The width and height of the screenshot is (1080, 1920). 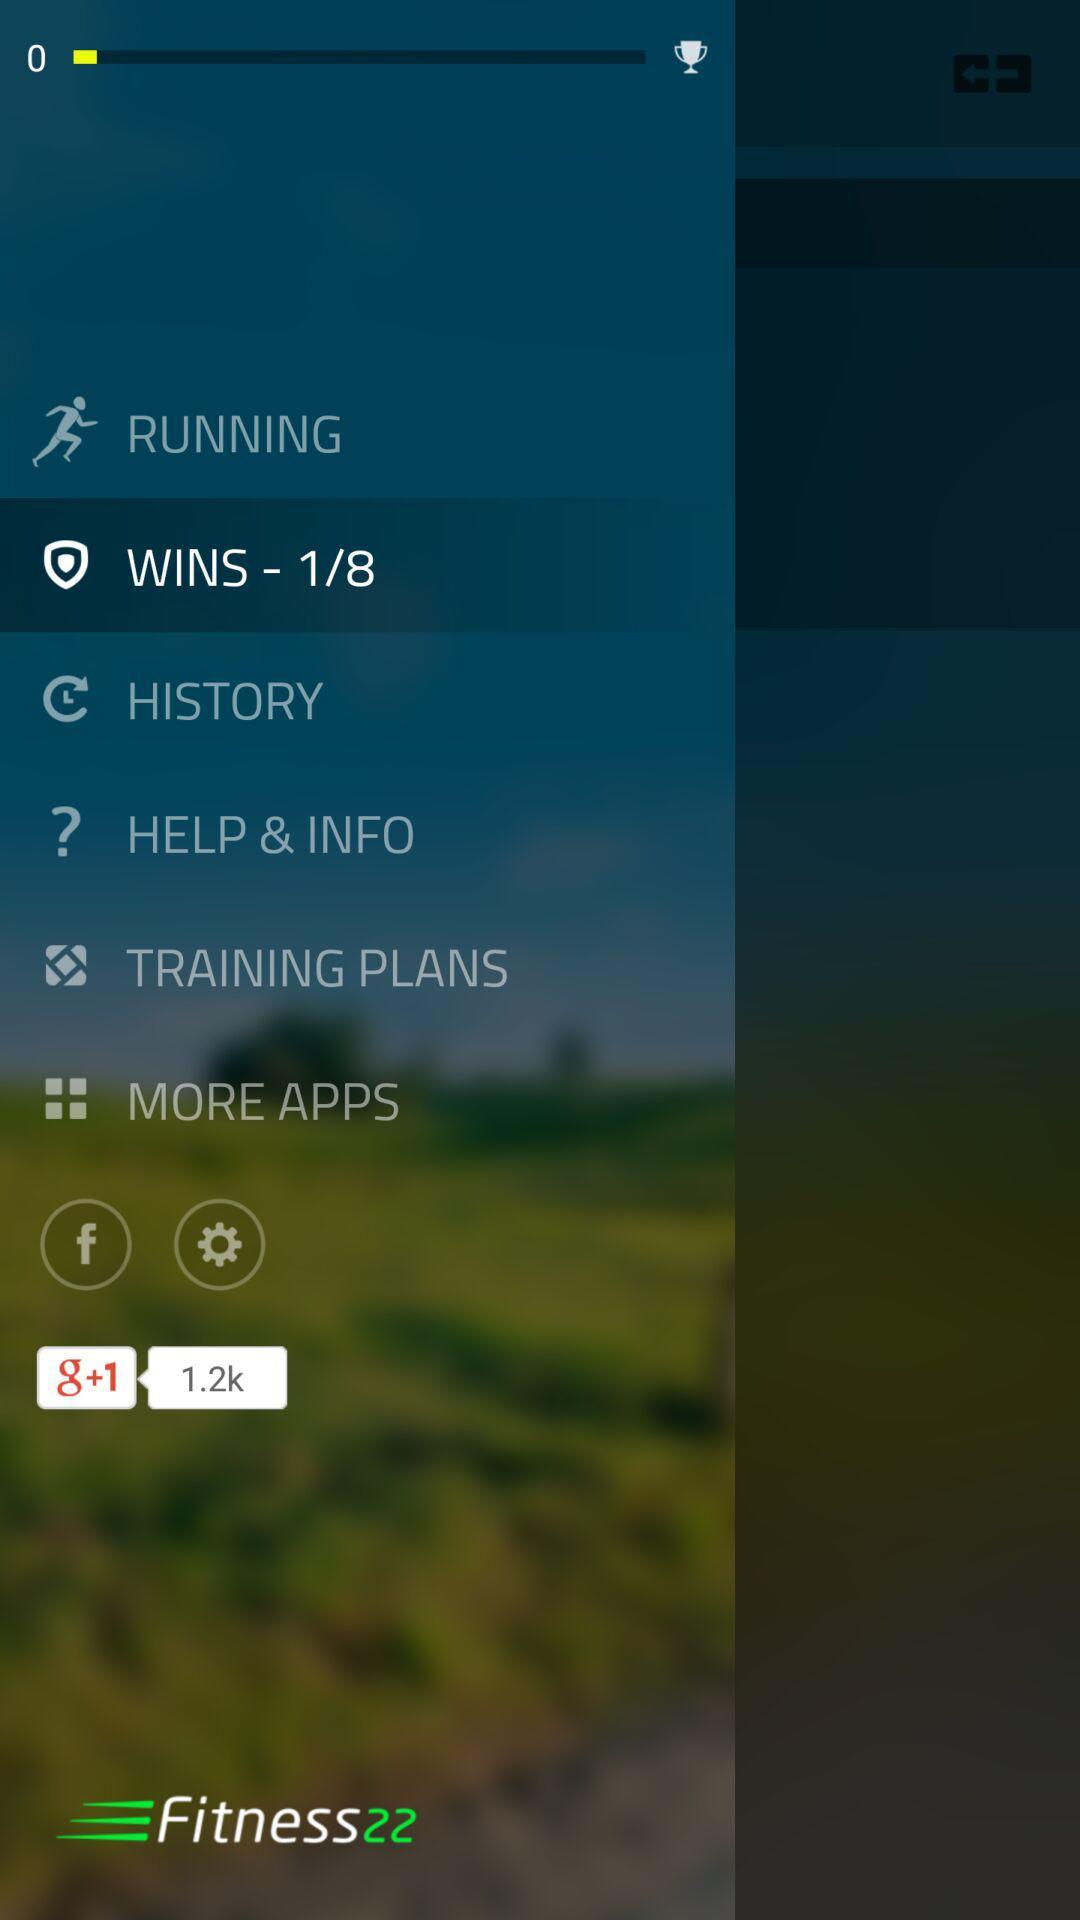 What do you see at coordinates (64, 1098) in the screenshot?
I see `icon left to more apps` at bounding box center [64, 1098].